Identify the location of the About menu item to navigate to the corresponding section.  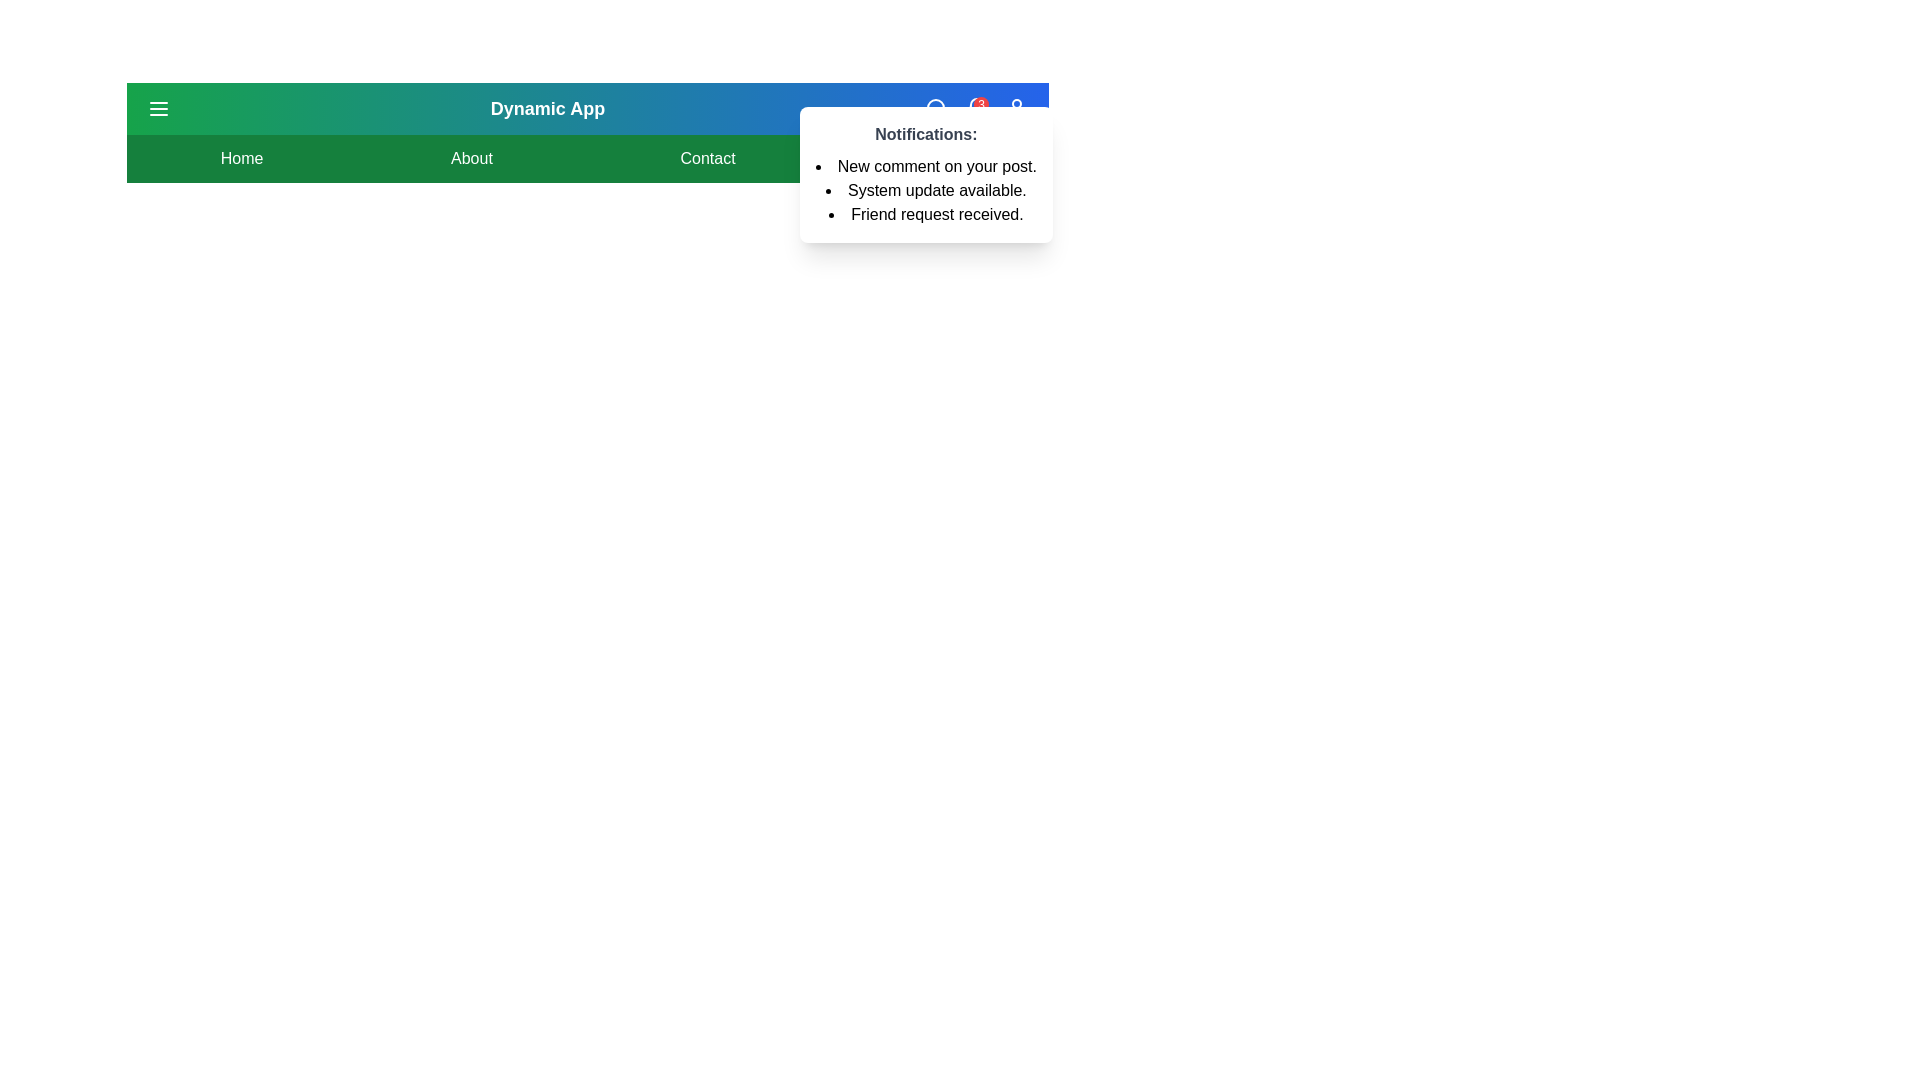
(470, 157).